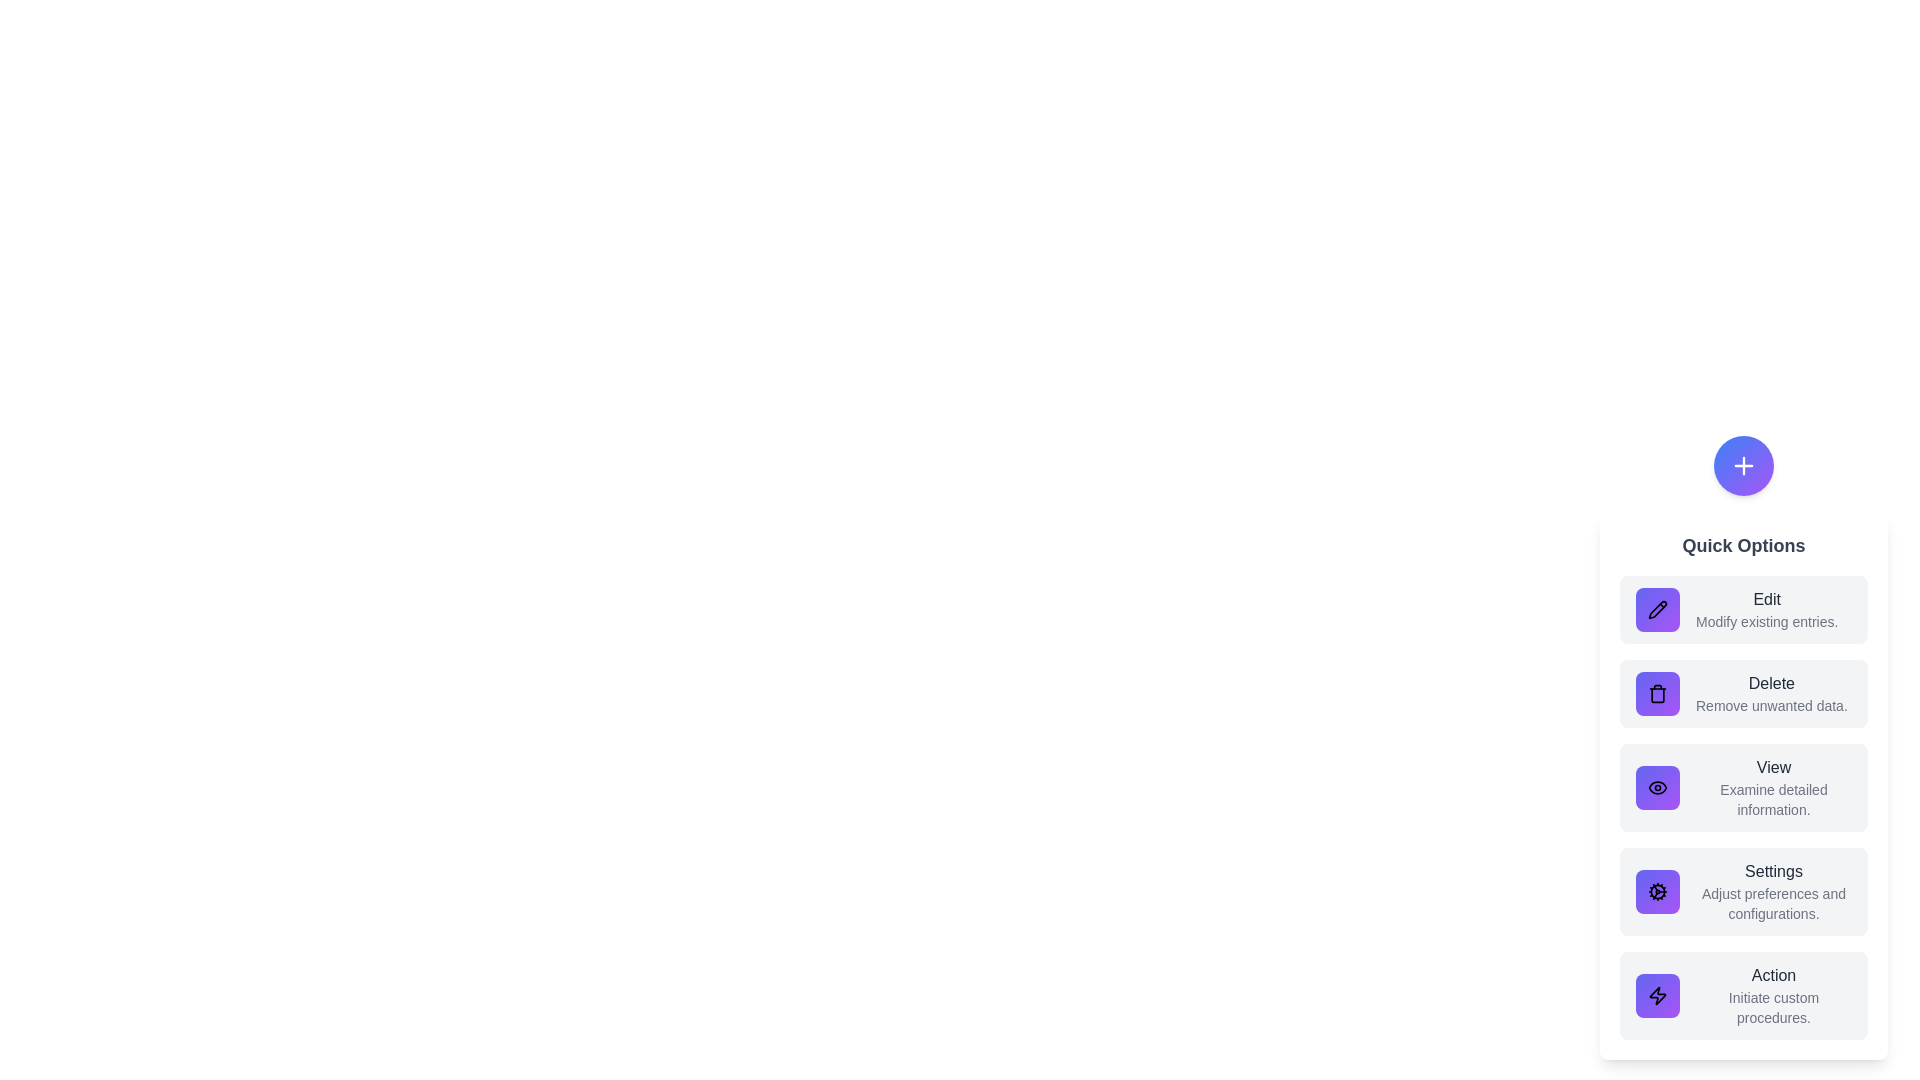 The image size is (1920, 1080). I want to click on the Action option from the list, so click(1742, 995).